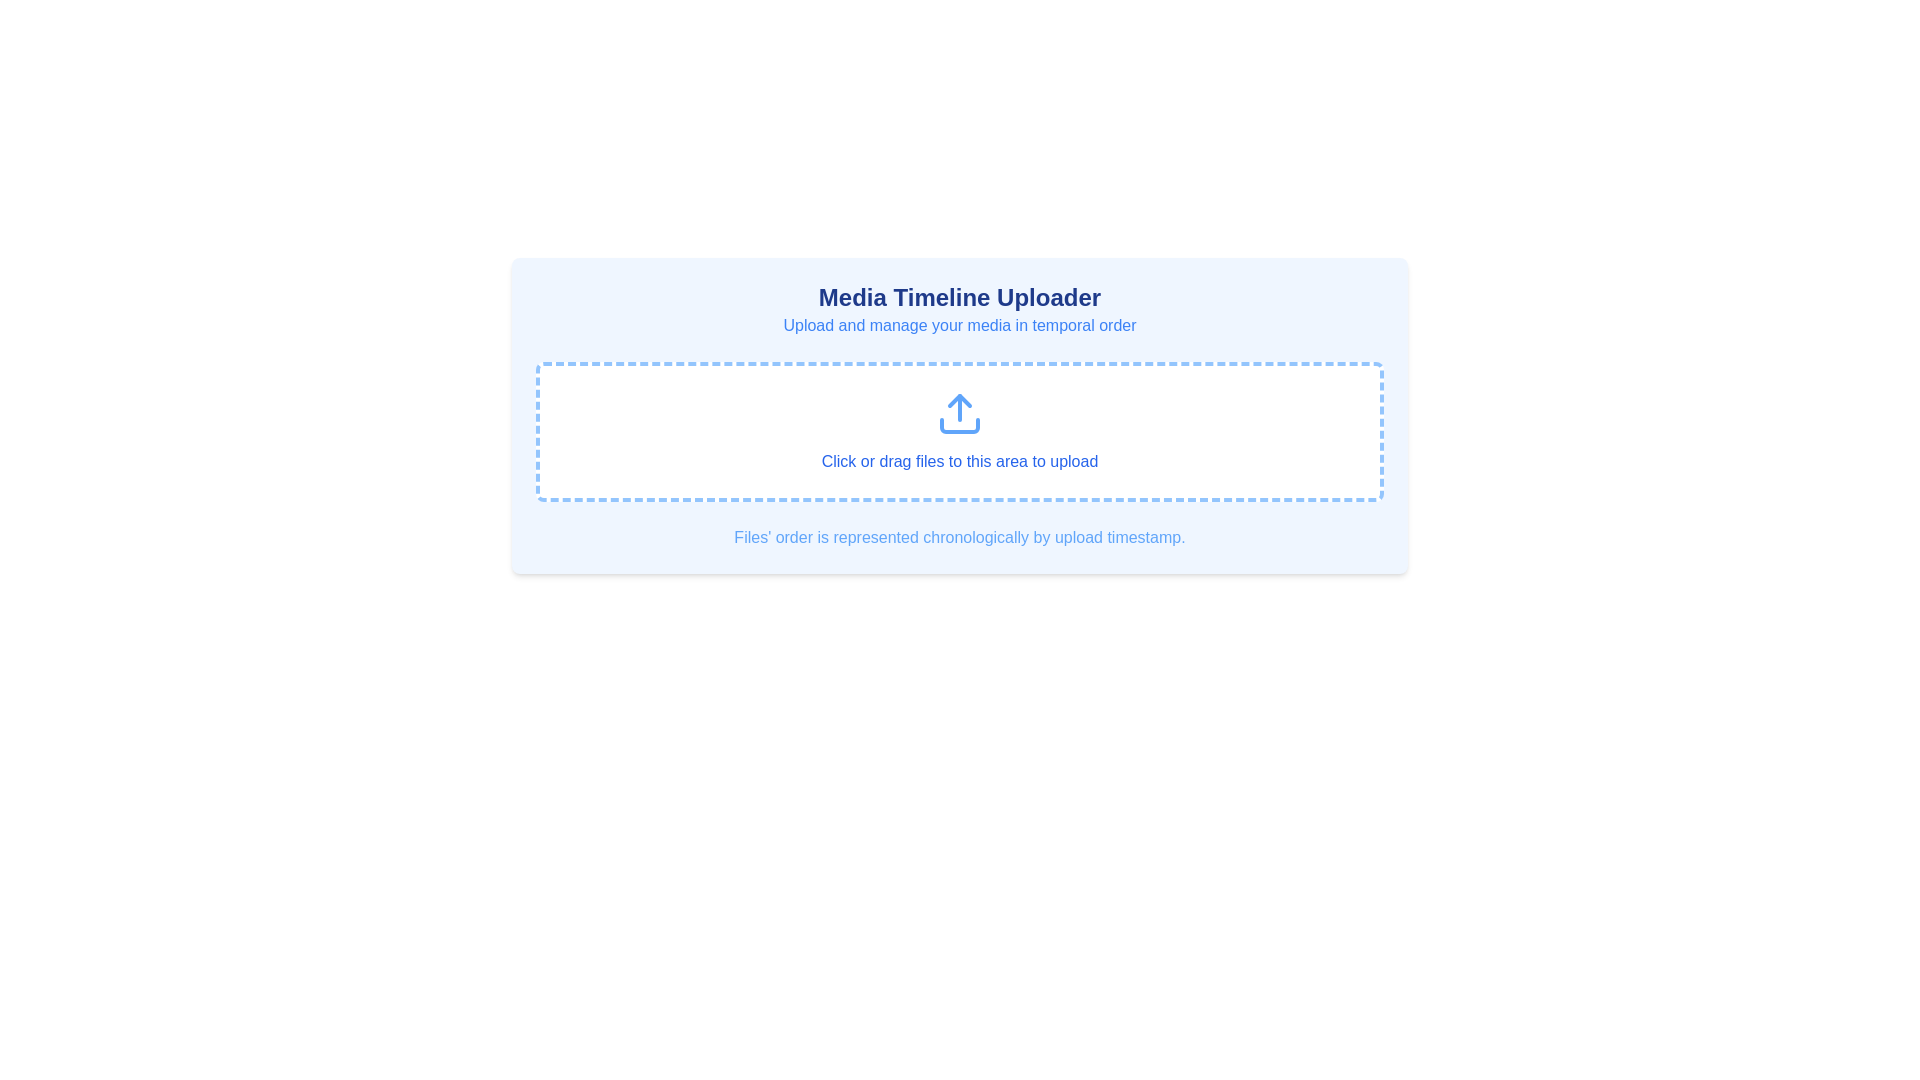 This screenshot has height=1080, width=1920. I want to click on lower half of the upload icon, which is a rounded rectangular shape styled minimally, for styling or debugging purposes, so click(960, 424).